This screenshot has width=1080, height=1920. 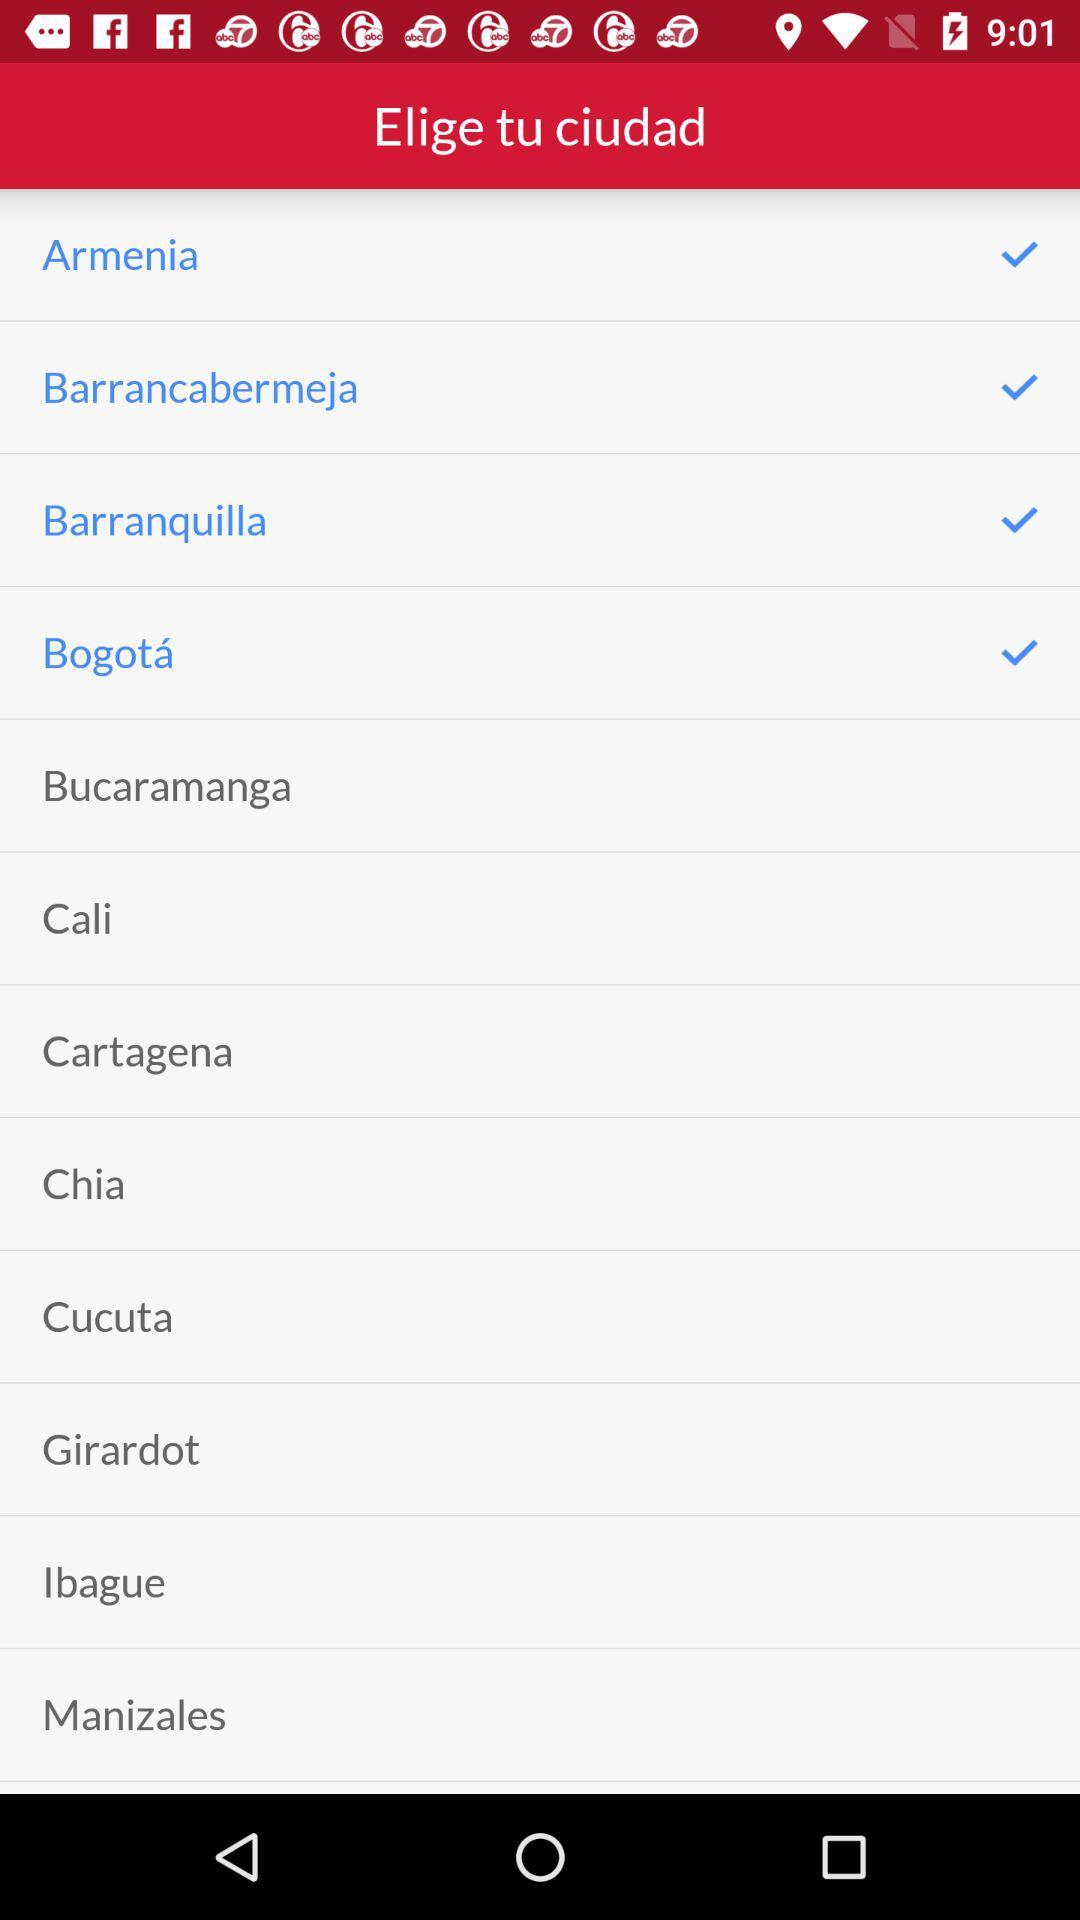 I want to click on item above the cali item, so click(x=165, y=784).